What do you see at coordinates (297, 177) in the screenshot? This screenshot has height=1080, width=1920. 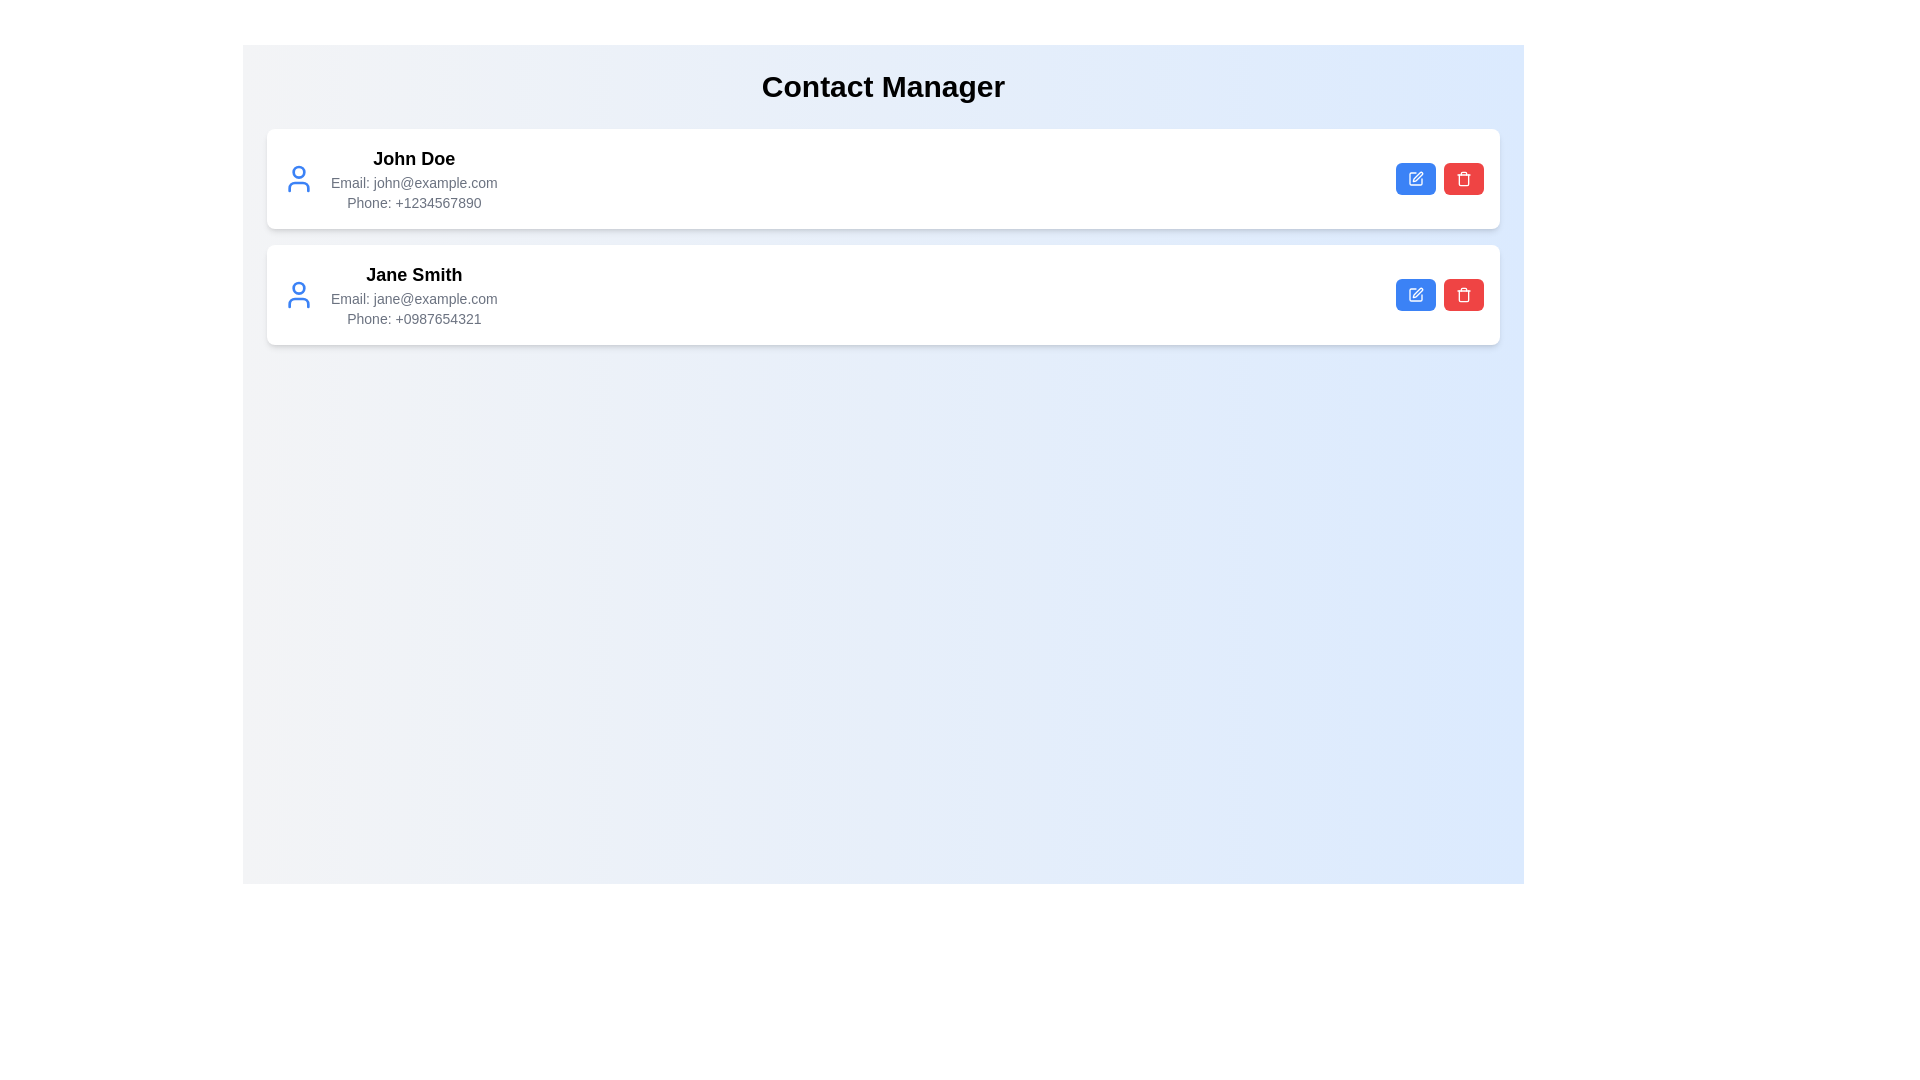 I see `the circular blue user profile icon located to the left of the user information section for 'John Doe'` at bounding box center [297, 177].